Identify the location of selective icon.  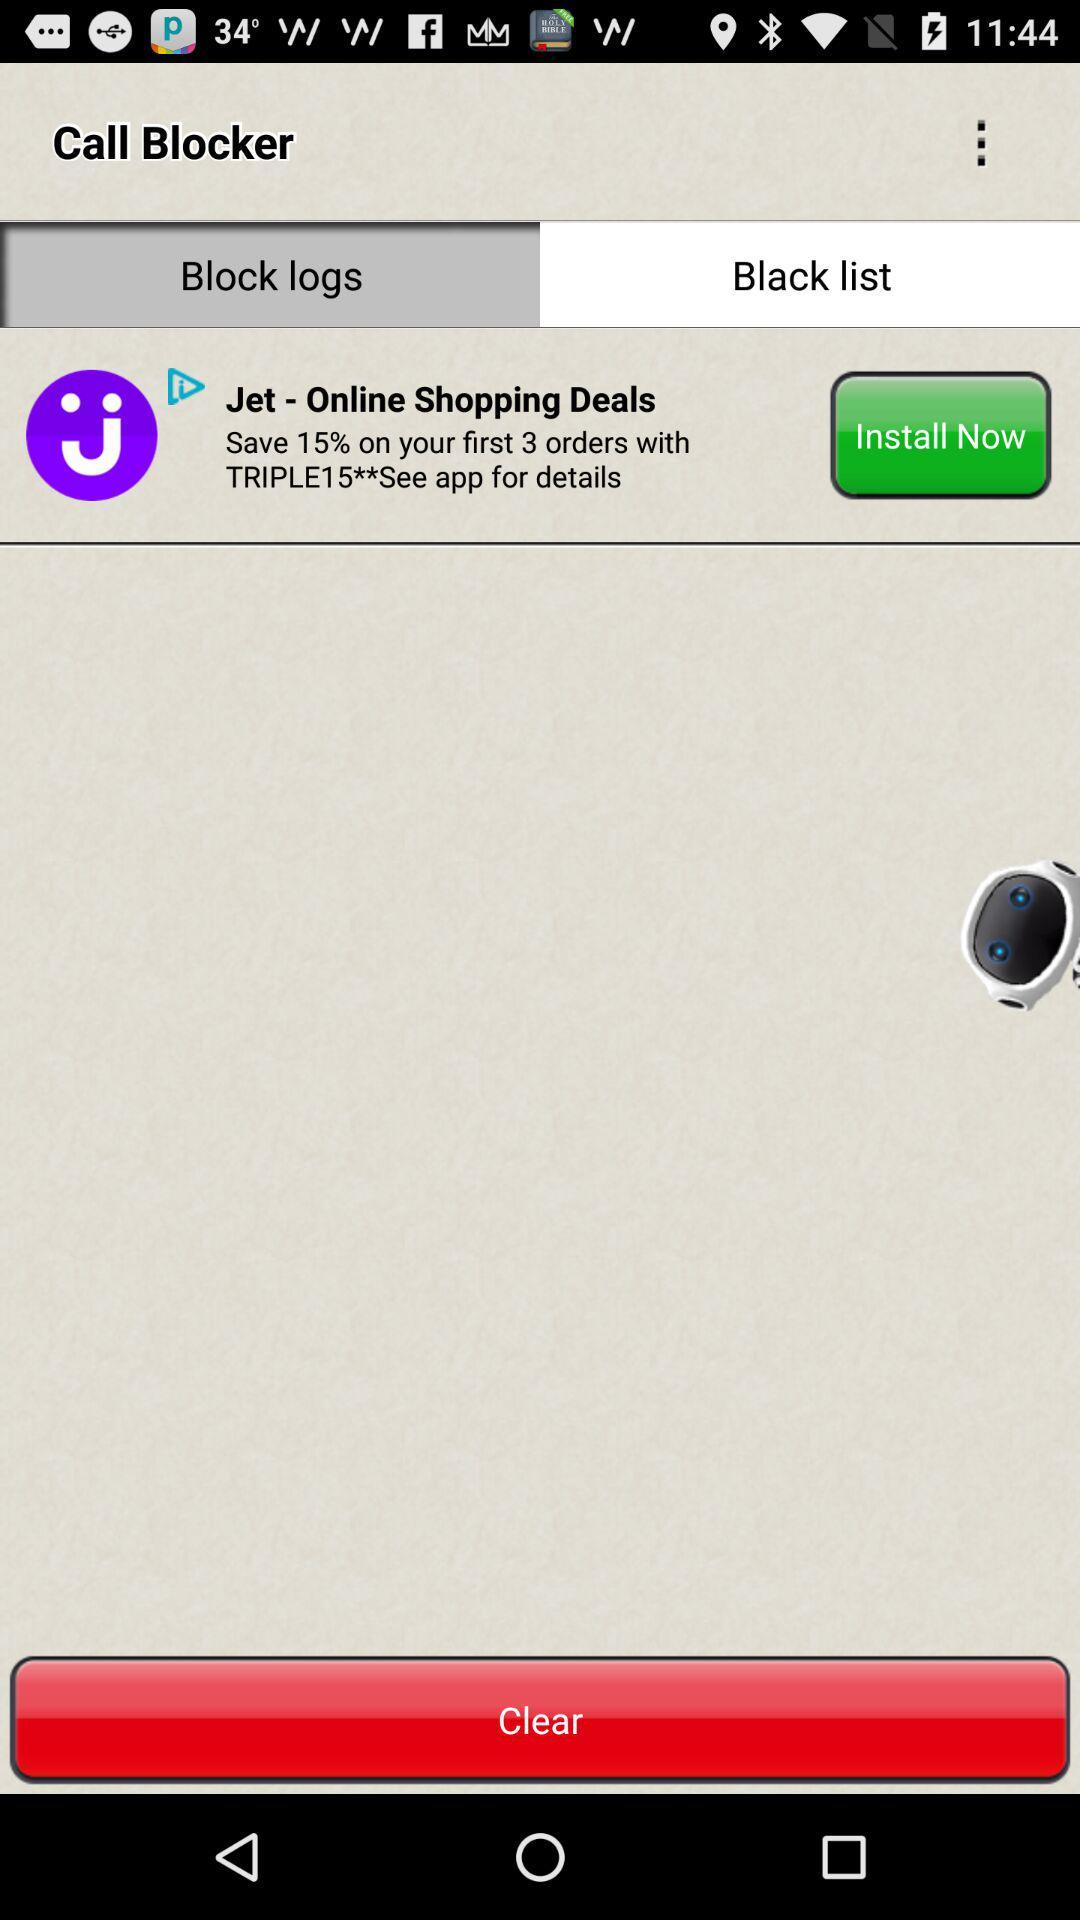
(980, 140).